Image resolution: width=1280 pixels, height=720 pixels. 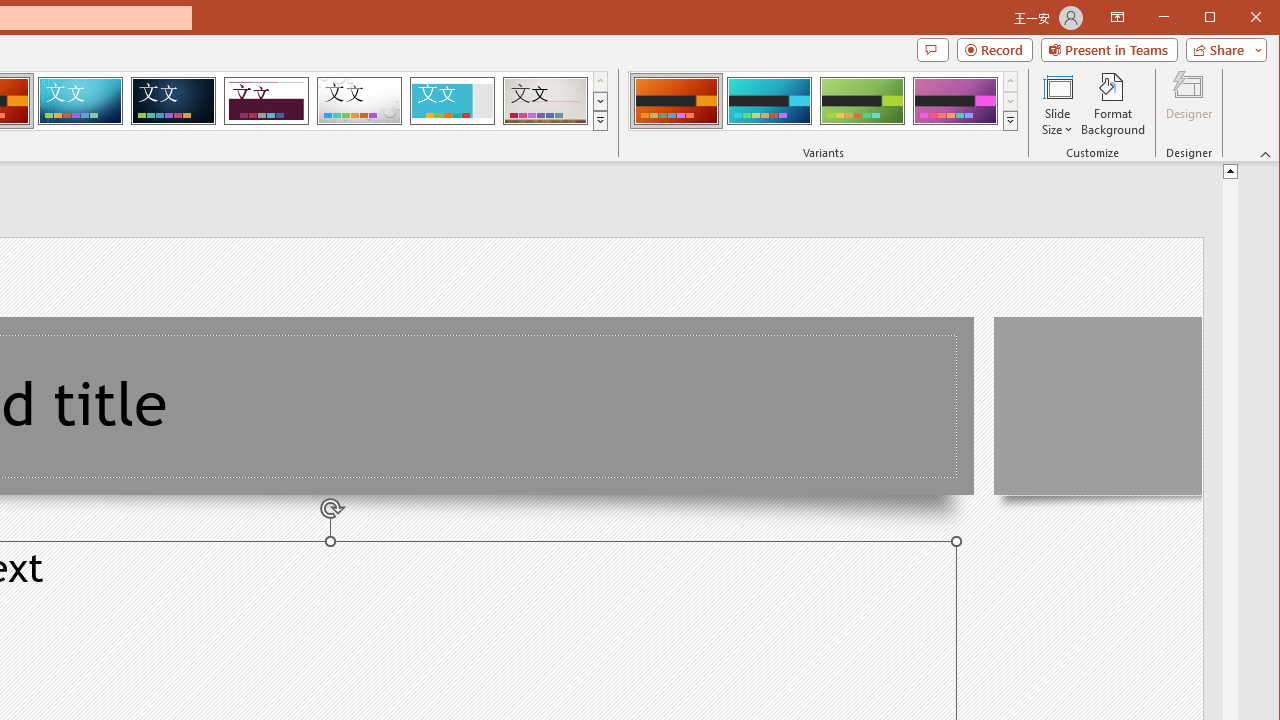 What do you see at coordinates (768, 100) in the screenshot?
I see `'Berlin Variant 2'` at bounding box center [768, 100].